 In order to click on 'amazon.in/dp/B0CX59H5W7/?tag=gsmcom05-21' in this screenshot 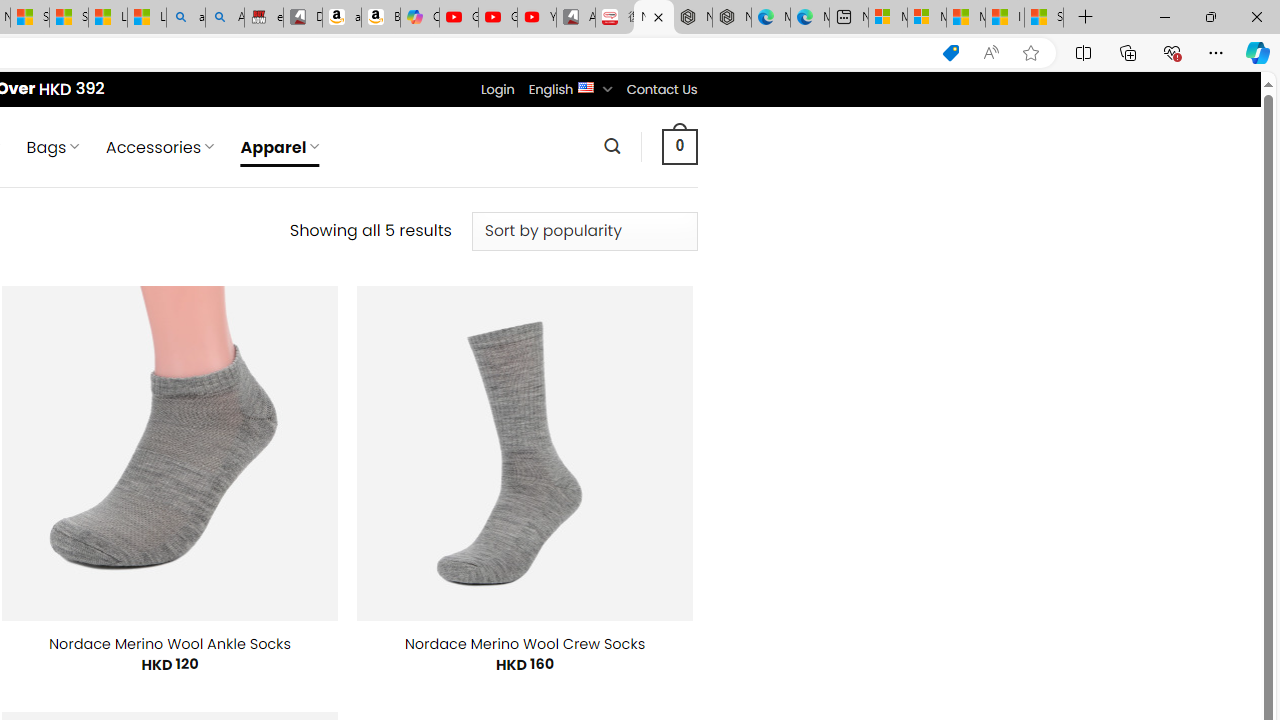, I will do `click(341, 17)`.